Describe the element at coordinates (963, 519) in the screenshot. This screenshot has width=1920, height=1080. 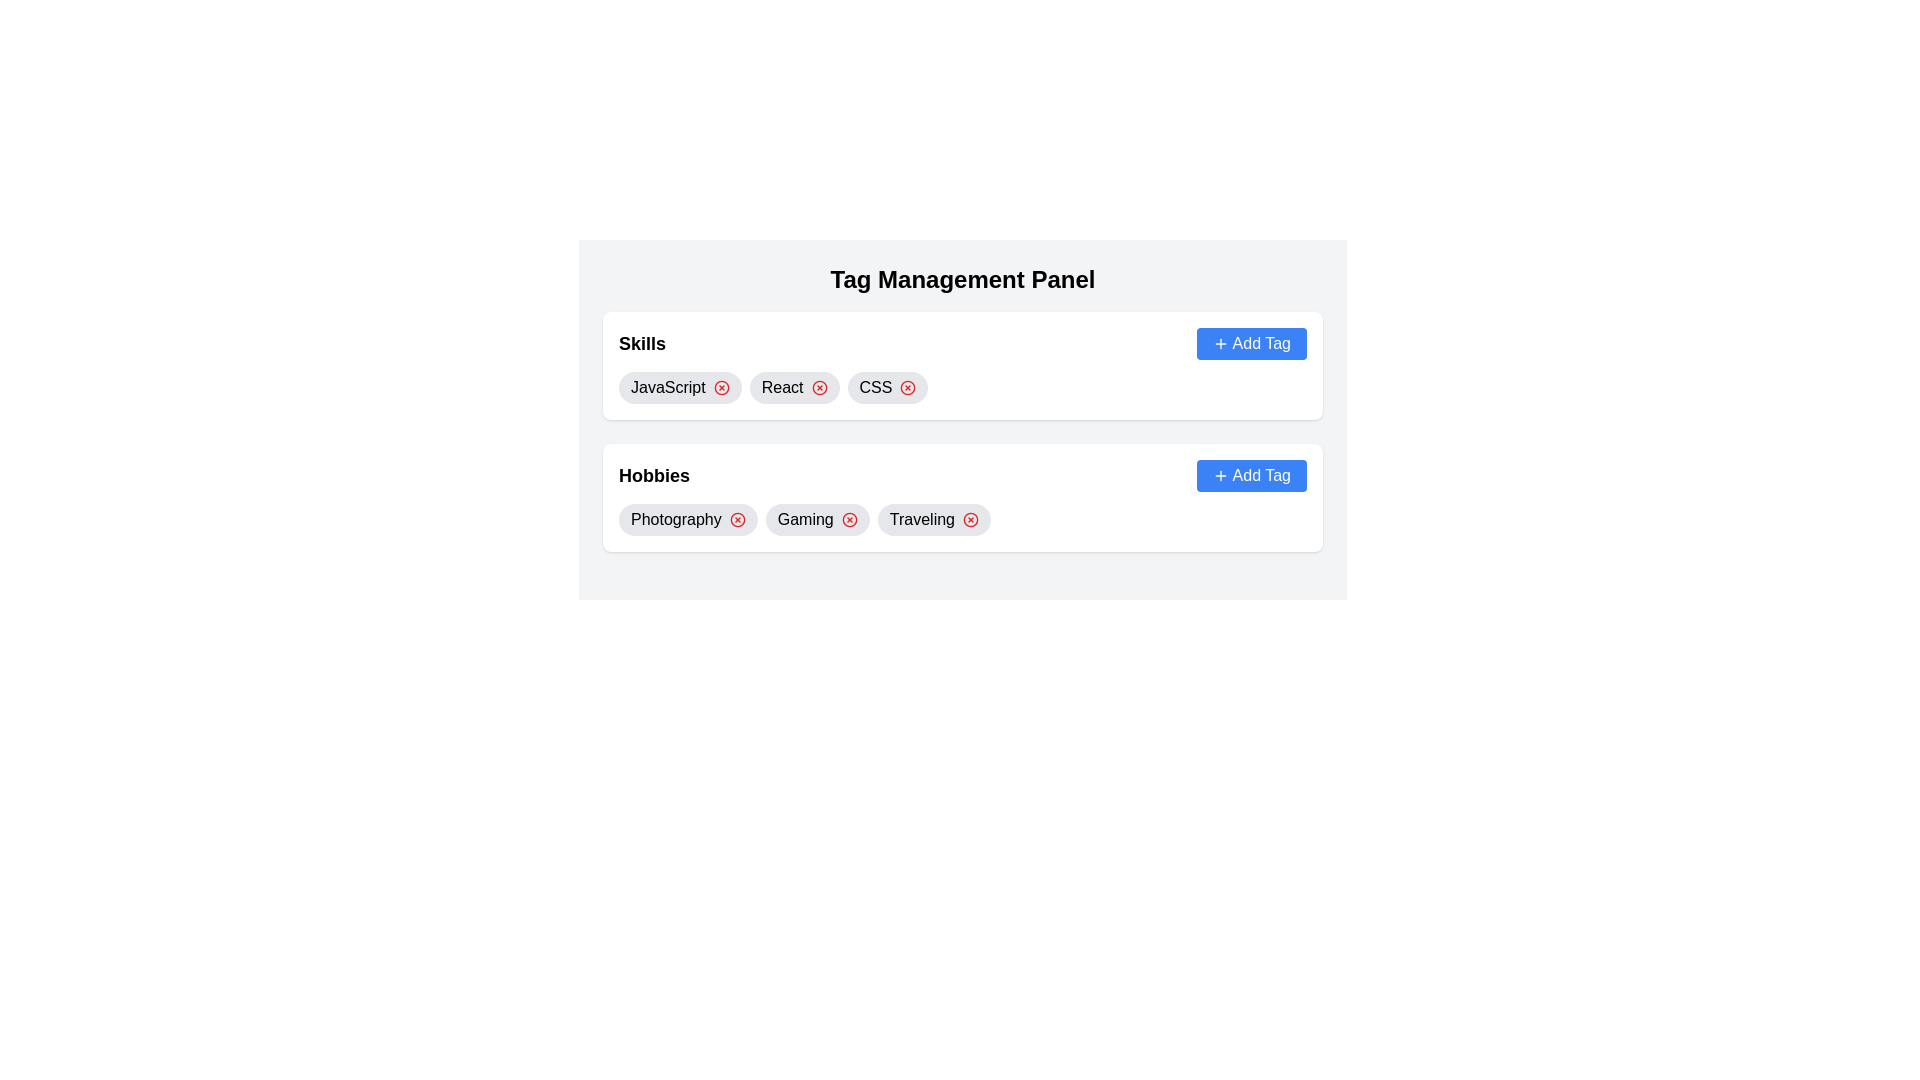
I see `the red interactive icon next to the tag labeled 'Traveling' in the Tag list with removable options located in the lower half of the Hobbies section` at that location.